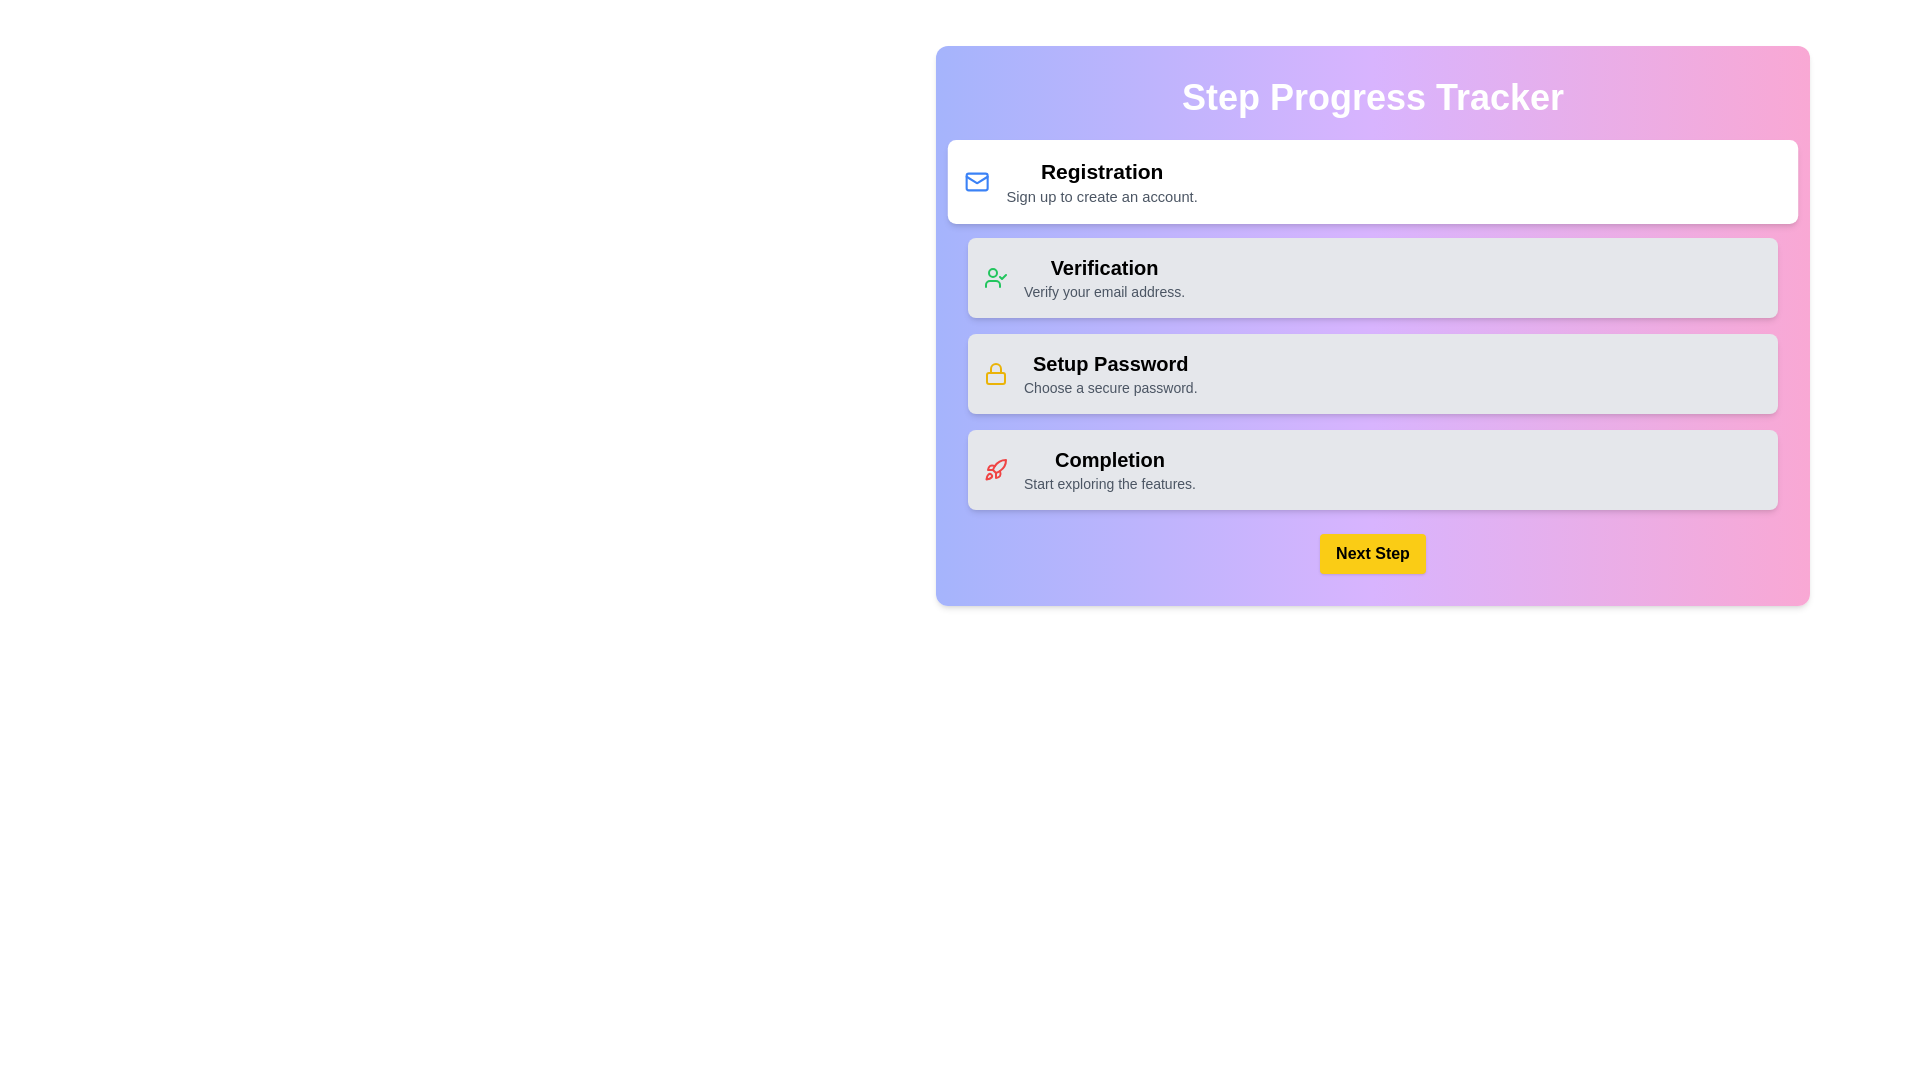  I want to click on the green user profile icon with a checkmark, which indicates verification, located to the left of the 'Verification' text in the step-progress tracker interface, so click(996, 277).